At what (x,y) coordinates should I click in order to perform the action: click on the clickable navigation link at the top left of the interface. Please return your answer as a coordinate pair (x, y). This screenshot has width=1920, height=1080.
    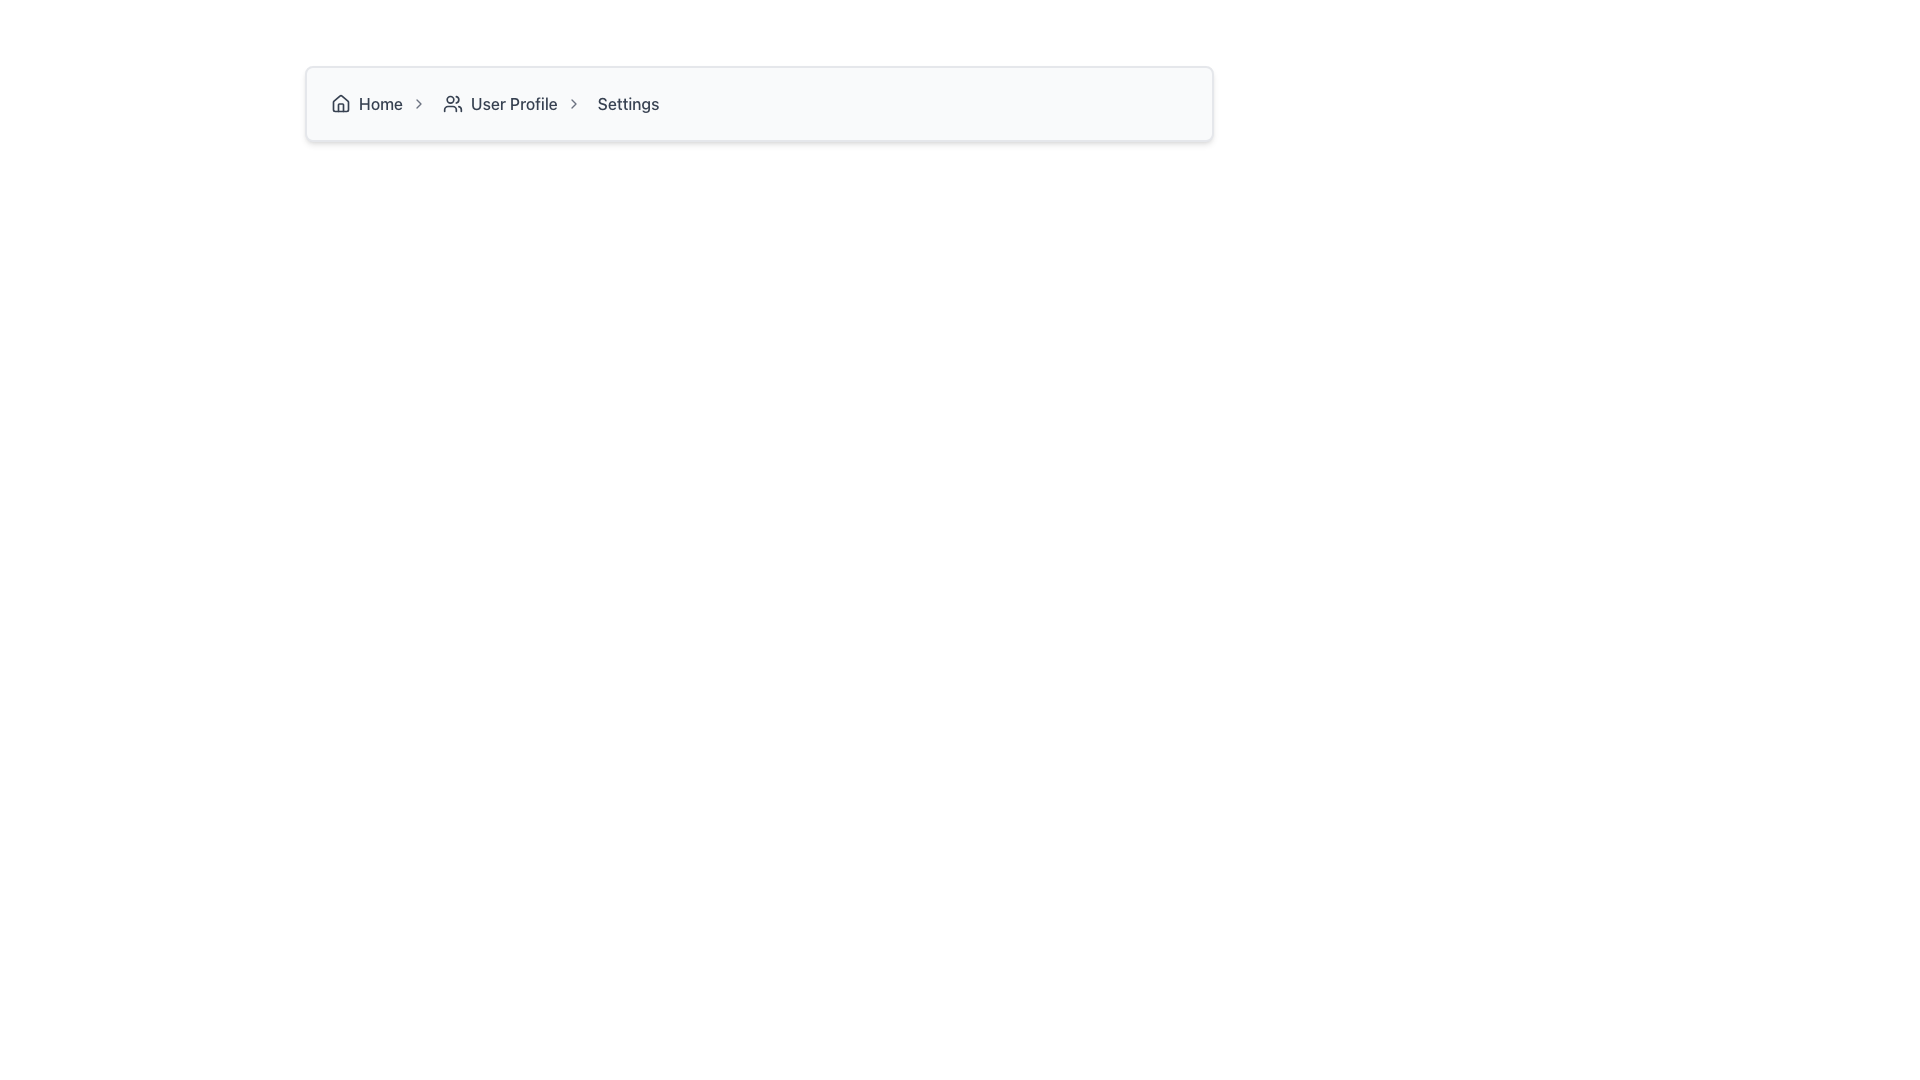
    Looking at the image, I should click on (366, 104).